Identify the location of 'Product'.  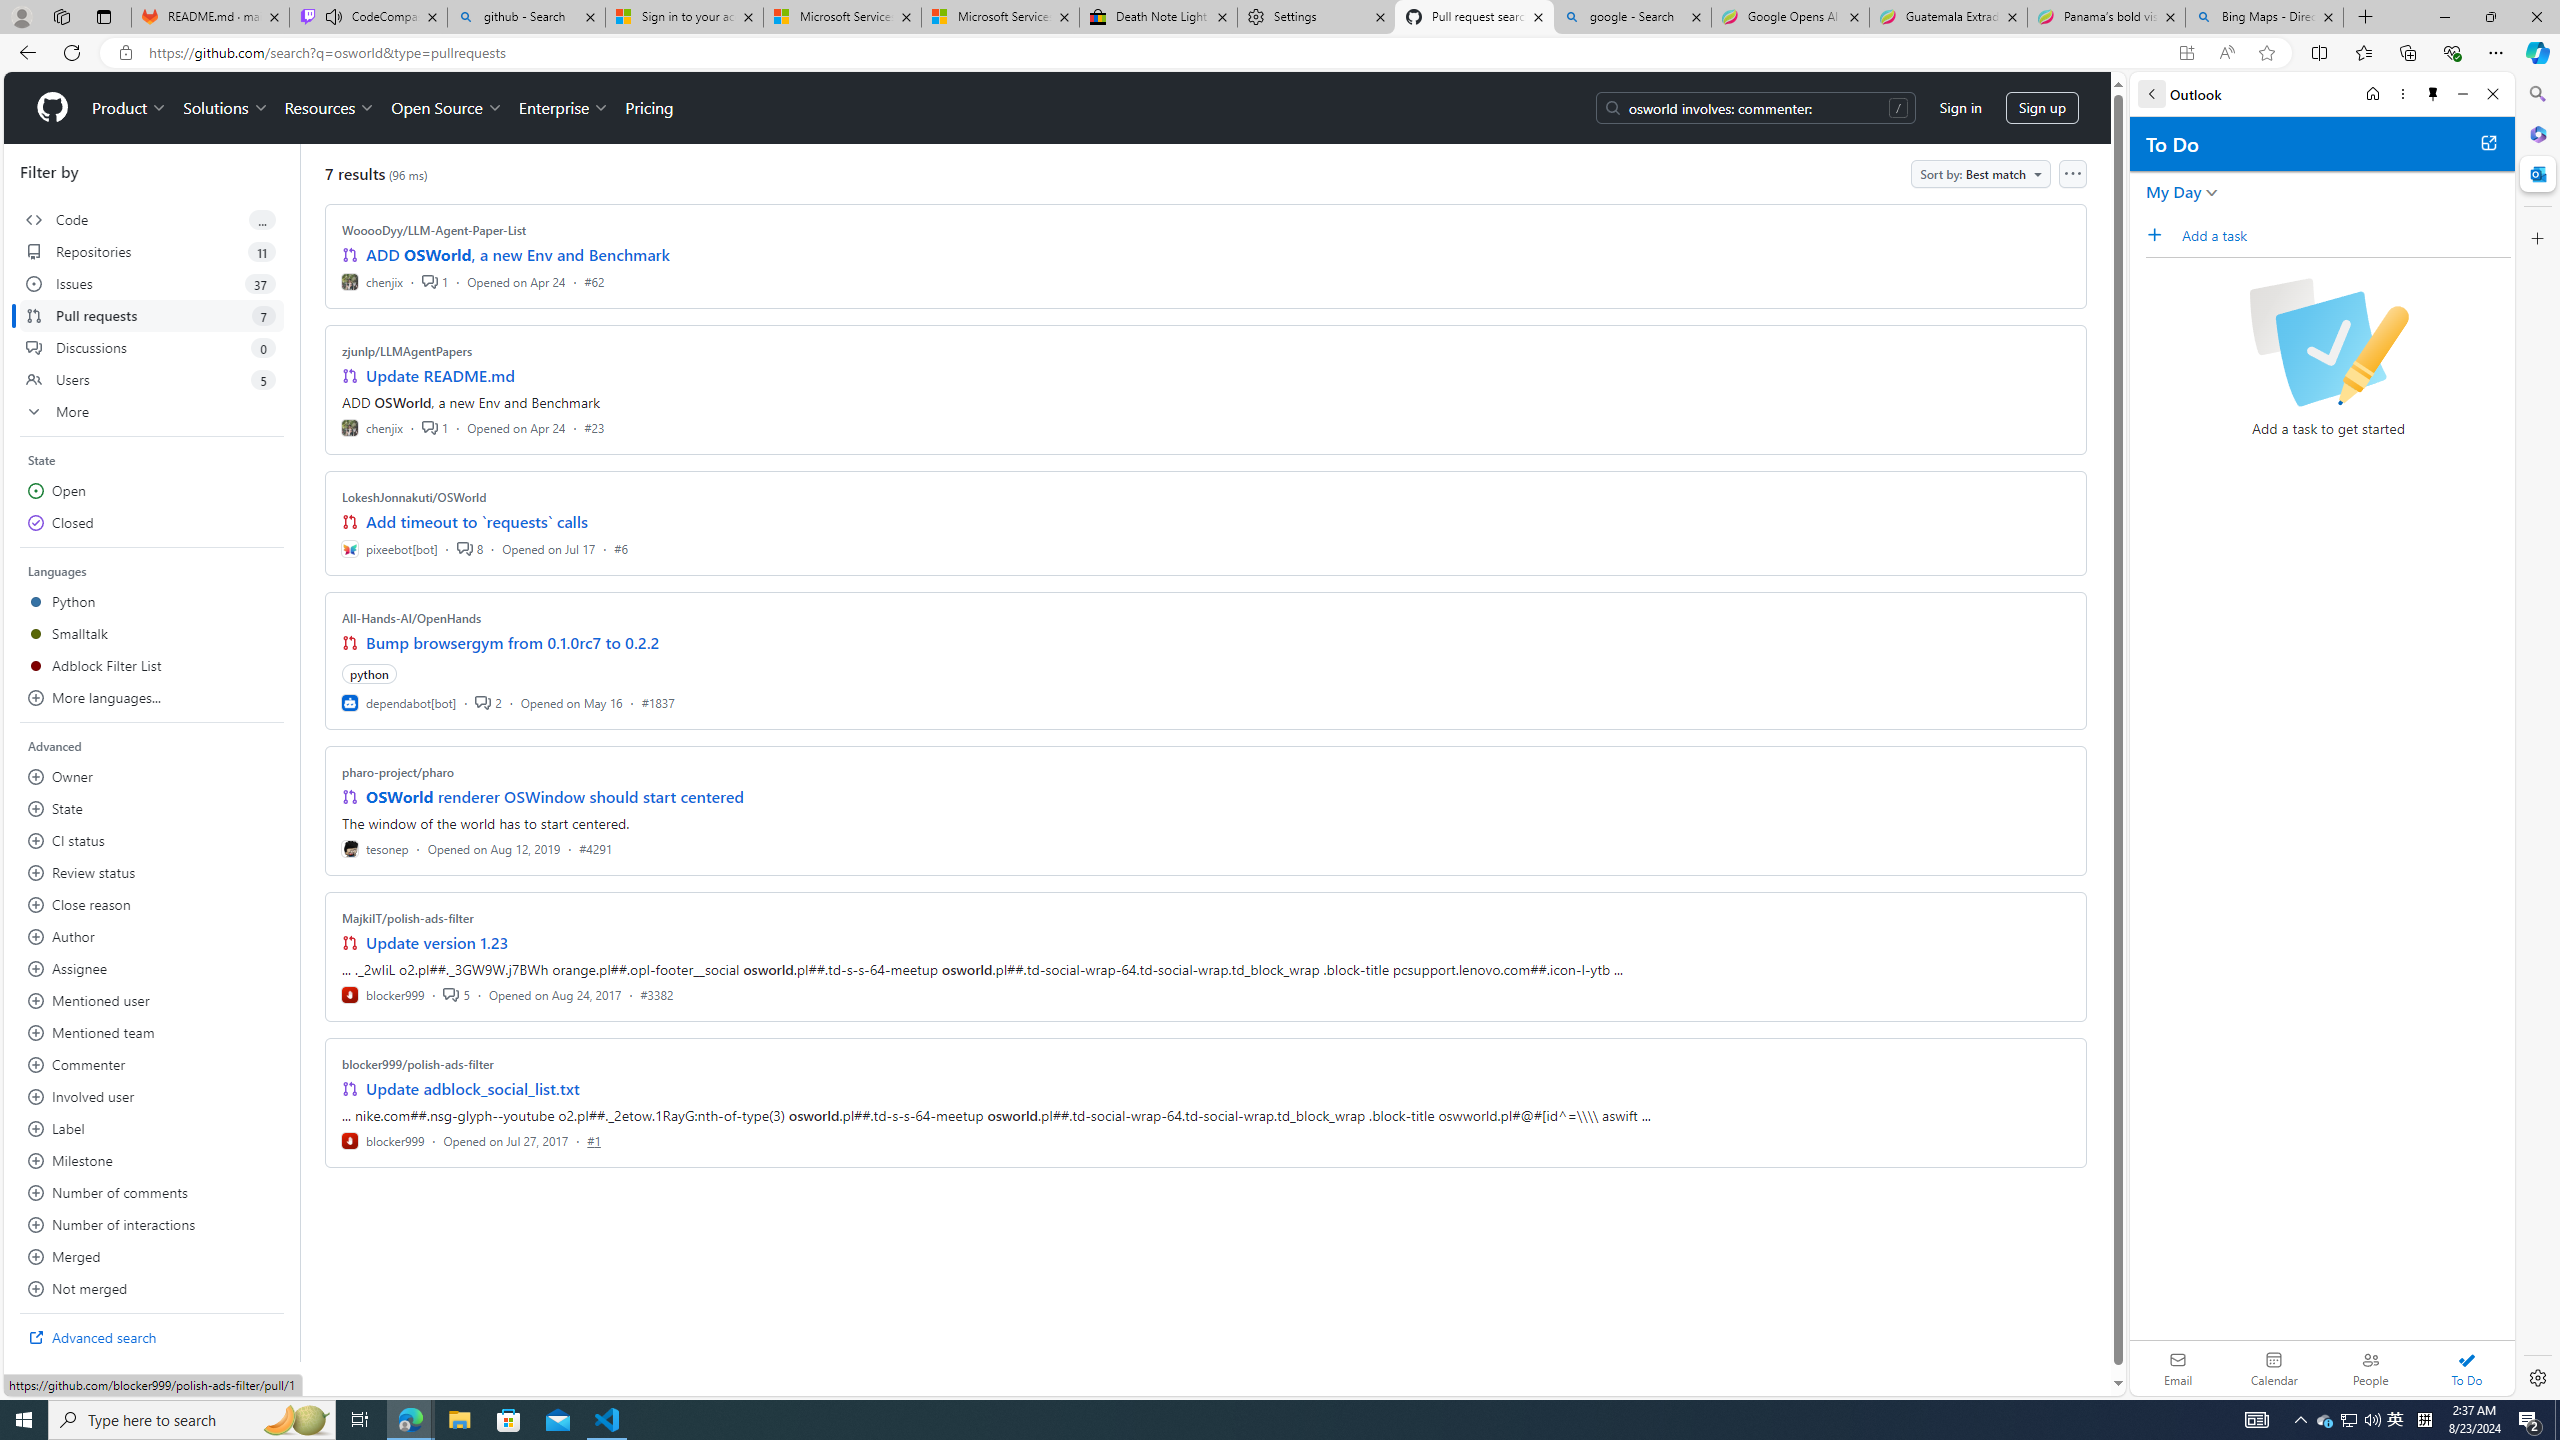
(130, 107).